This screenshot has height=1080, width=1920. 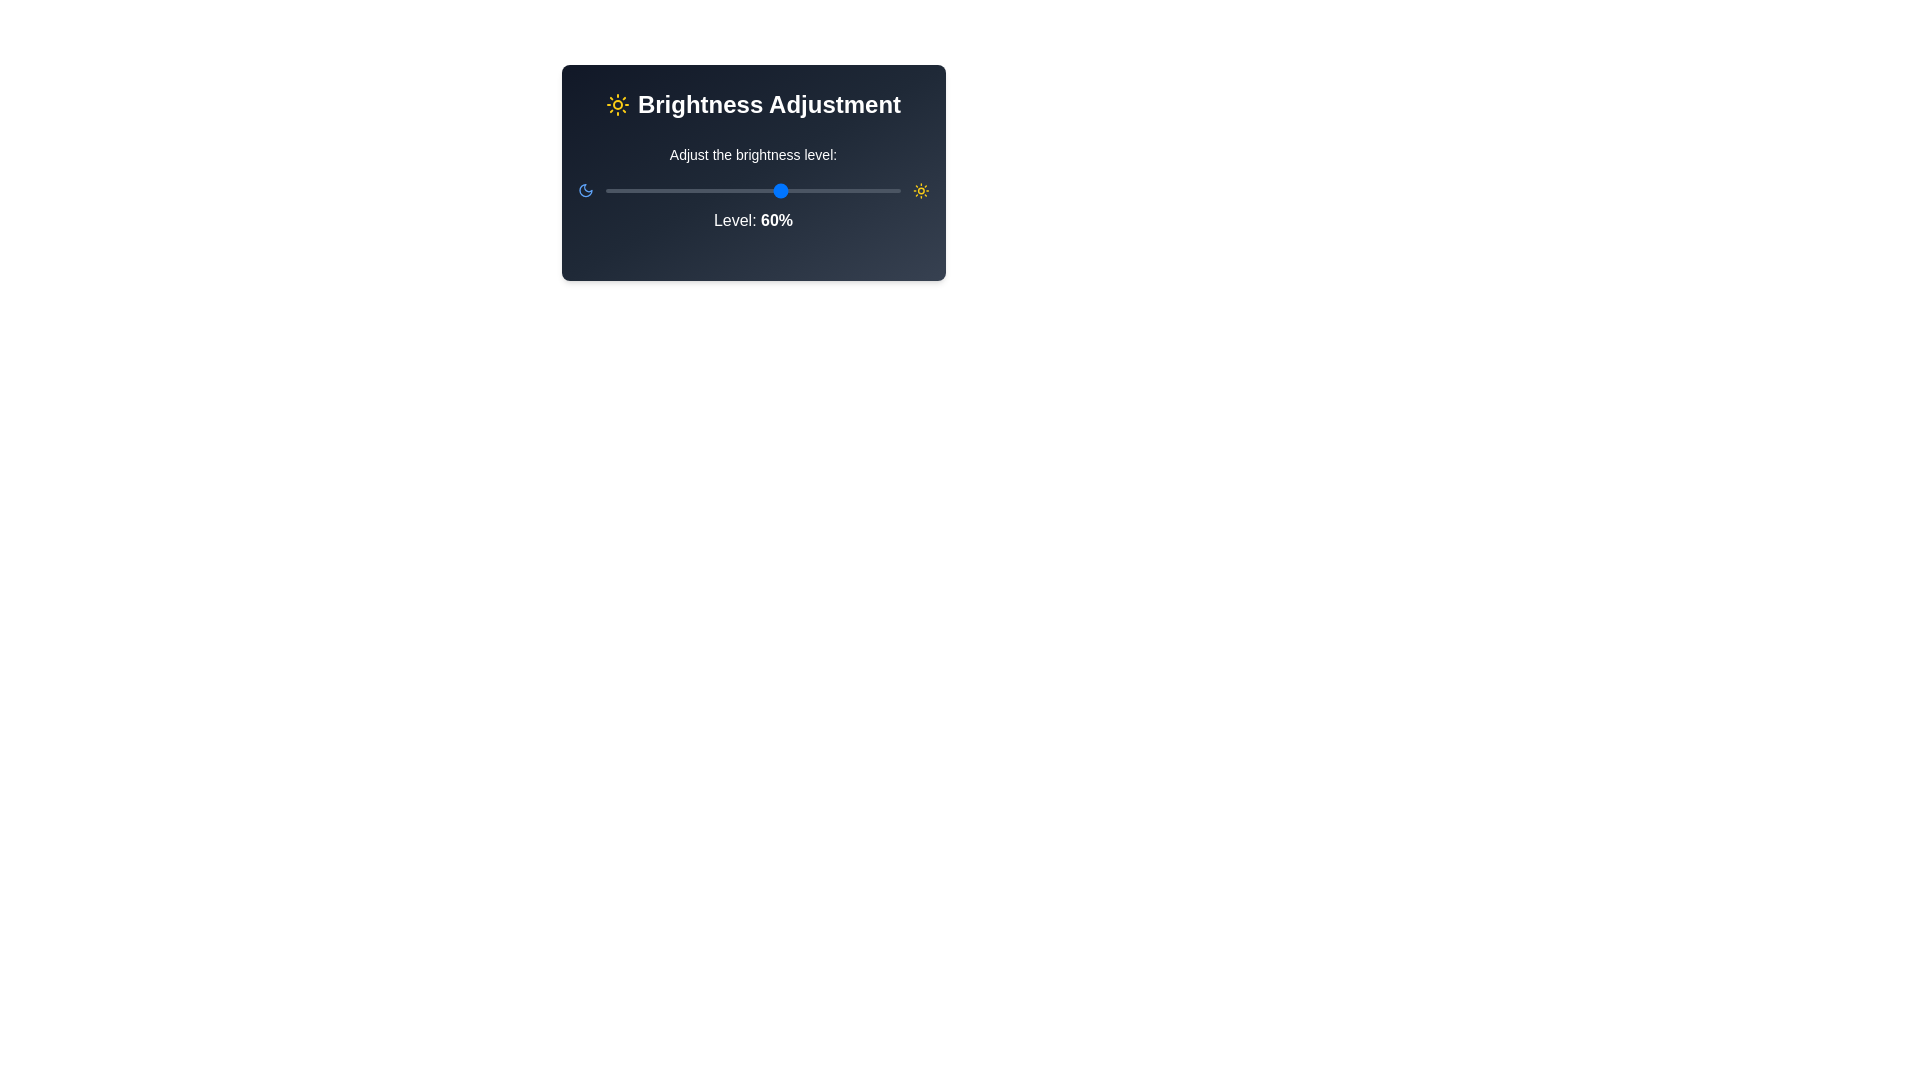 What do you see at coordinates (668, 191) in the screenshot?
I see `the brightness level` at bounding box center [668, 191].